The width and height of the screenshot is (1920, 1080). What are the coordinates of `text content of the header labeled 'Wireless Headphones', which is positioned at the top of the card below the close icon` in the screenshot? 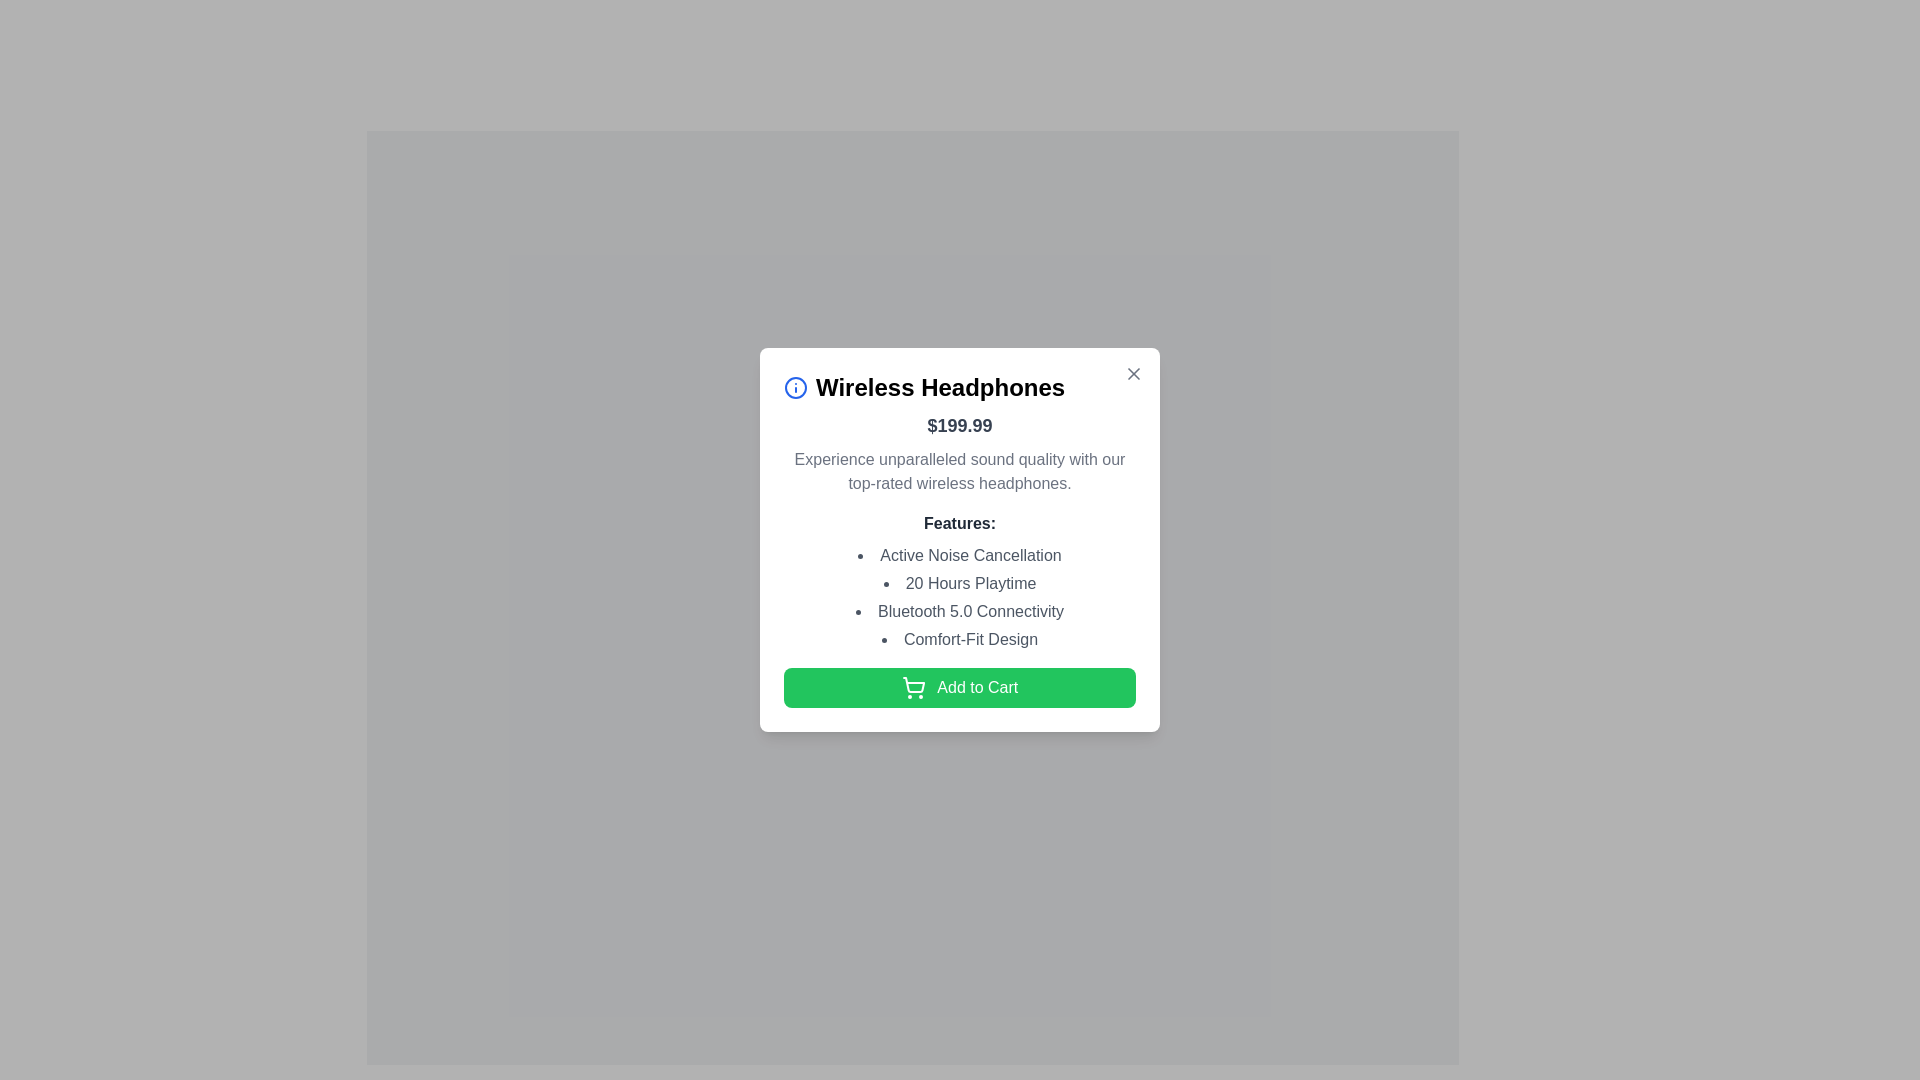 It's located at (960, 386).